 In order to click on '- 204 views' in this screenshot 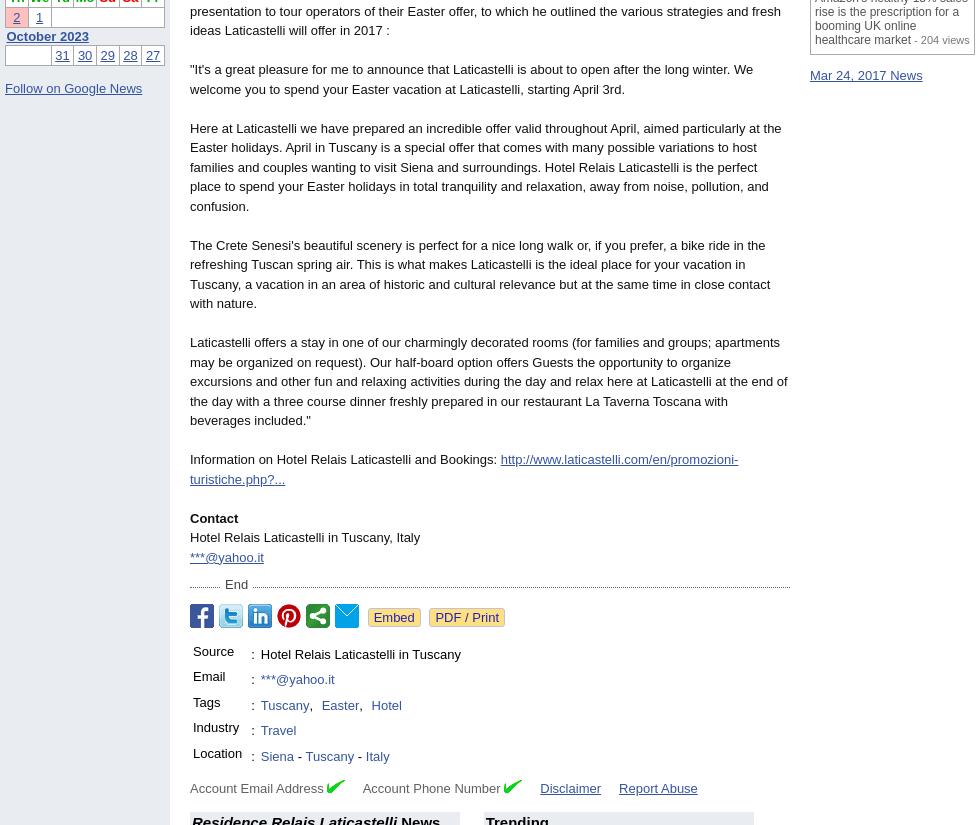, I will do `click(940, 40)`.